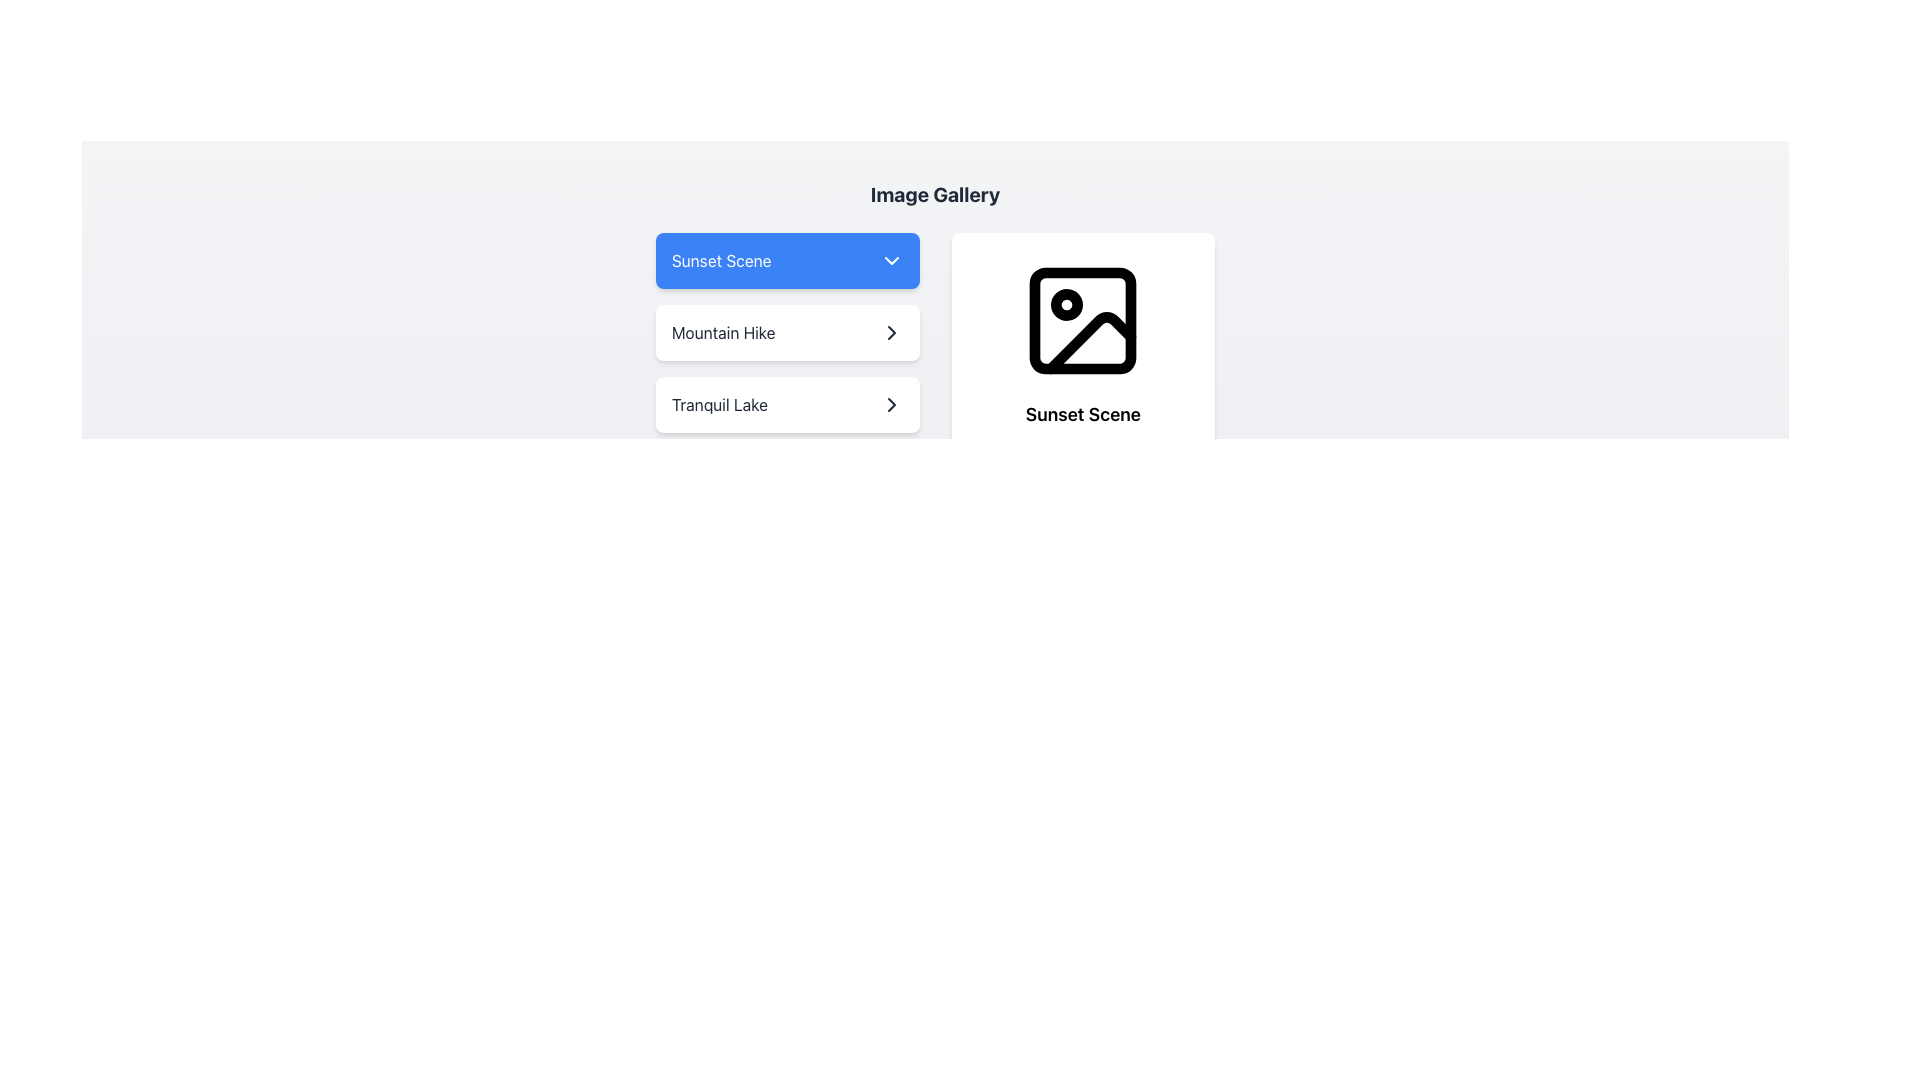 This screenshot has width=1920, height=1080. Describe the element at coordinates (1082, 414) in the screenshot. I see `the text label reading 'Sunset Scene', which is styled with a bold font and positioned below a photograph icon within a card layout` at that location.